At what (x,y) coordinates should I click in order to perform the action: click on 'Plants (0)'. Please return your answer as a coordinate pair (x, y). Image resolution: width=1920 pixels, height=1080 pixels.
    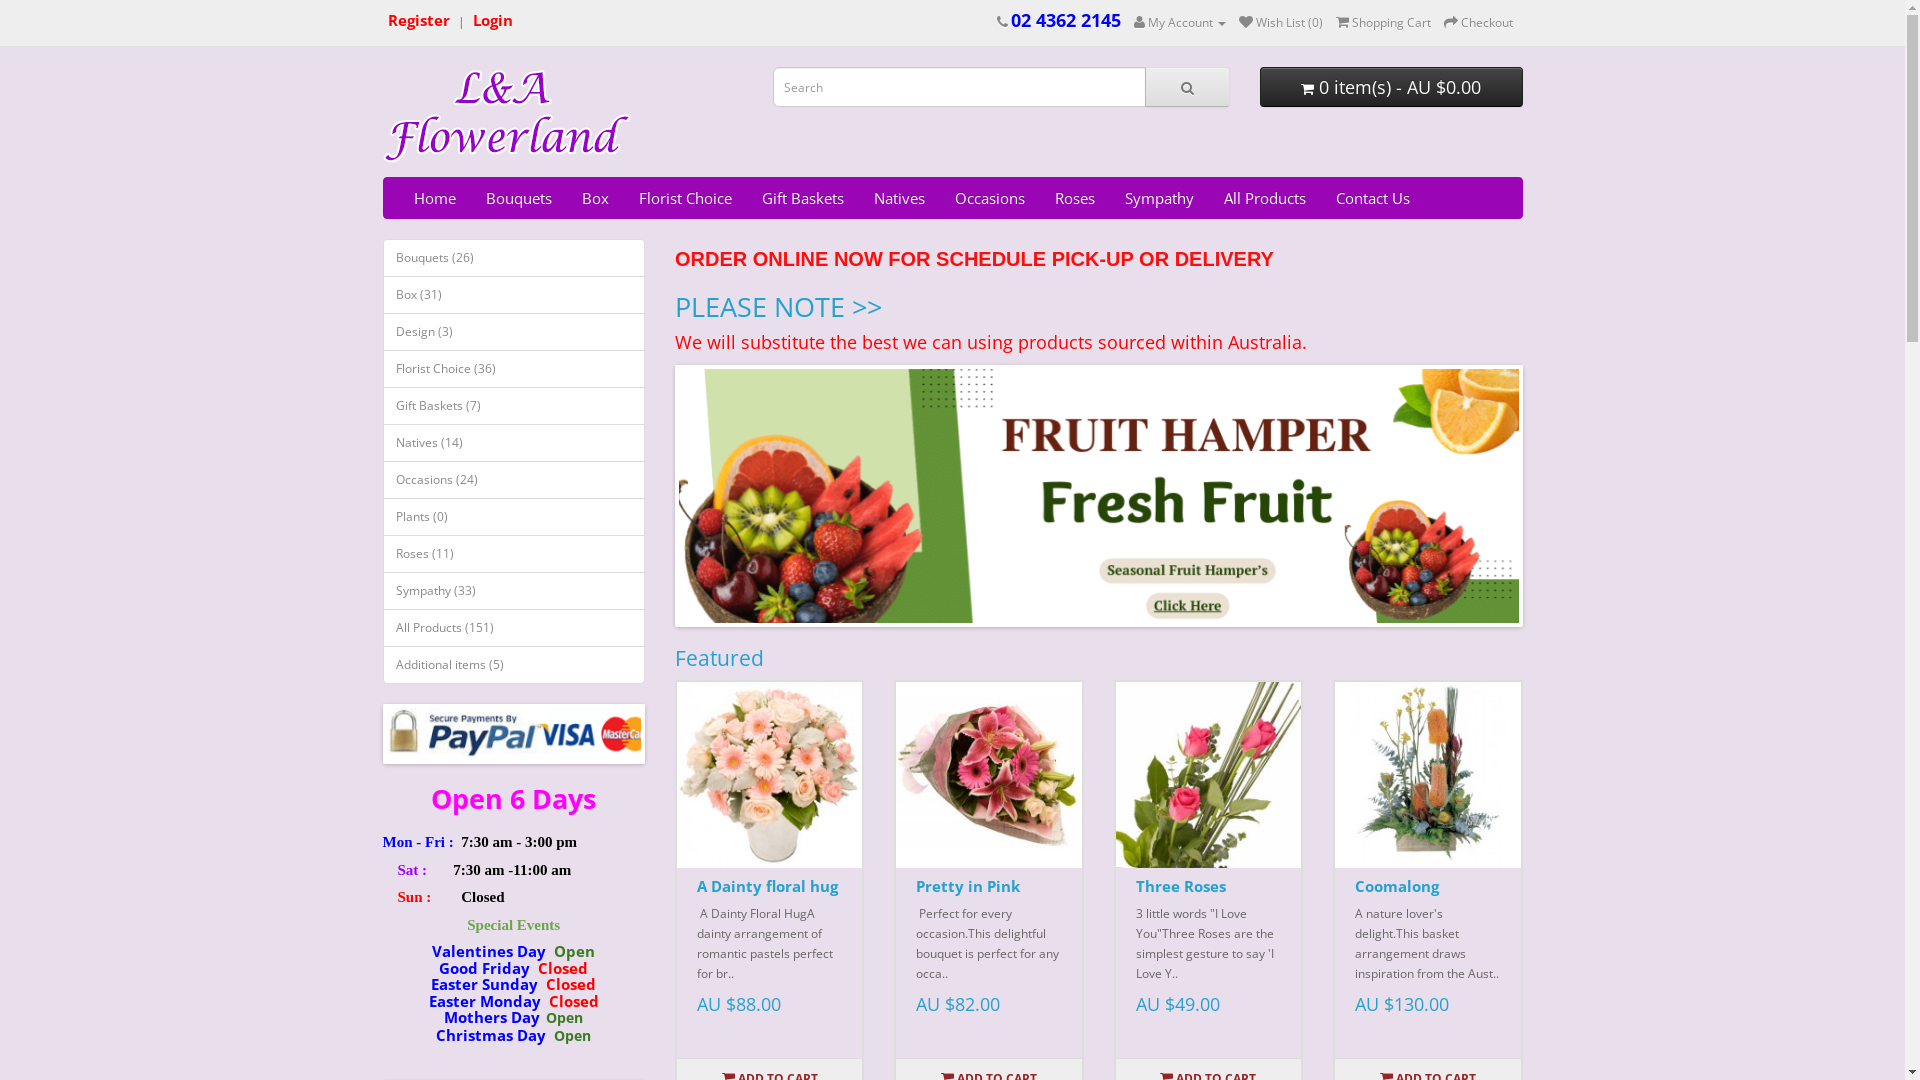
    Looking at the image, I should click on (513, 515).